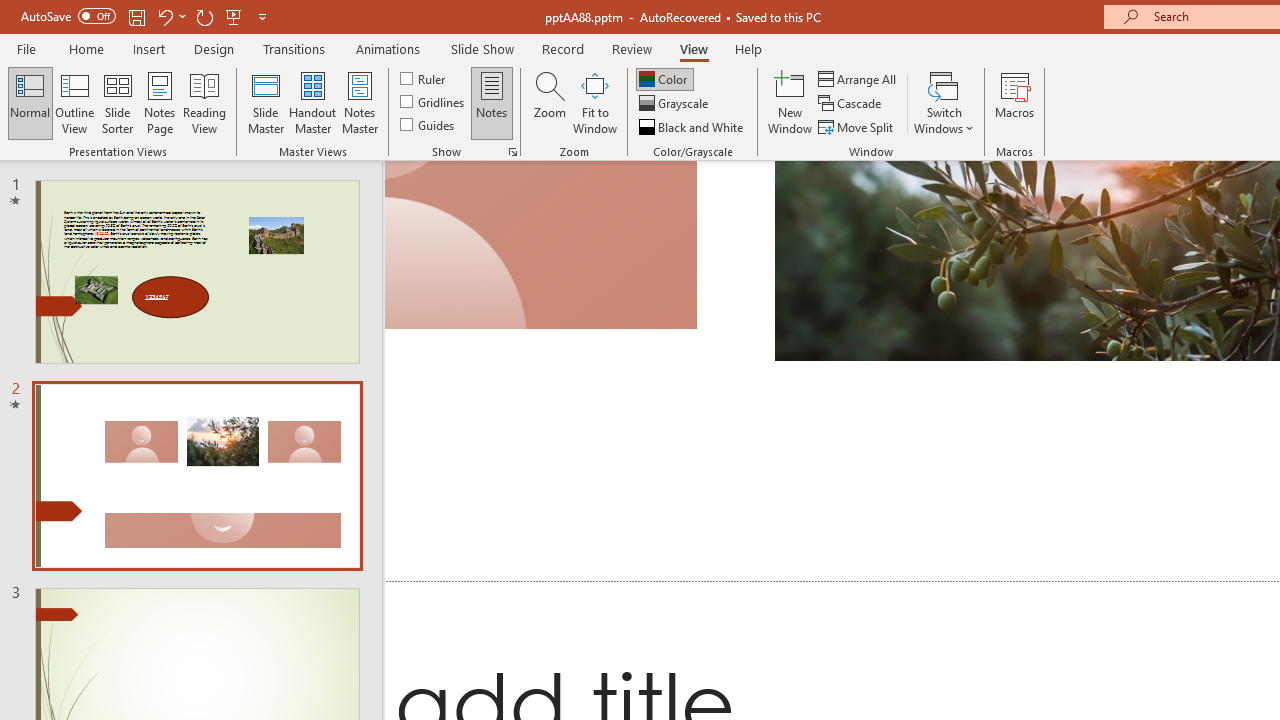  Describe the element at coordinates (675, 103) in the screenshot. I see `'Grayscale'` at that location.